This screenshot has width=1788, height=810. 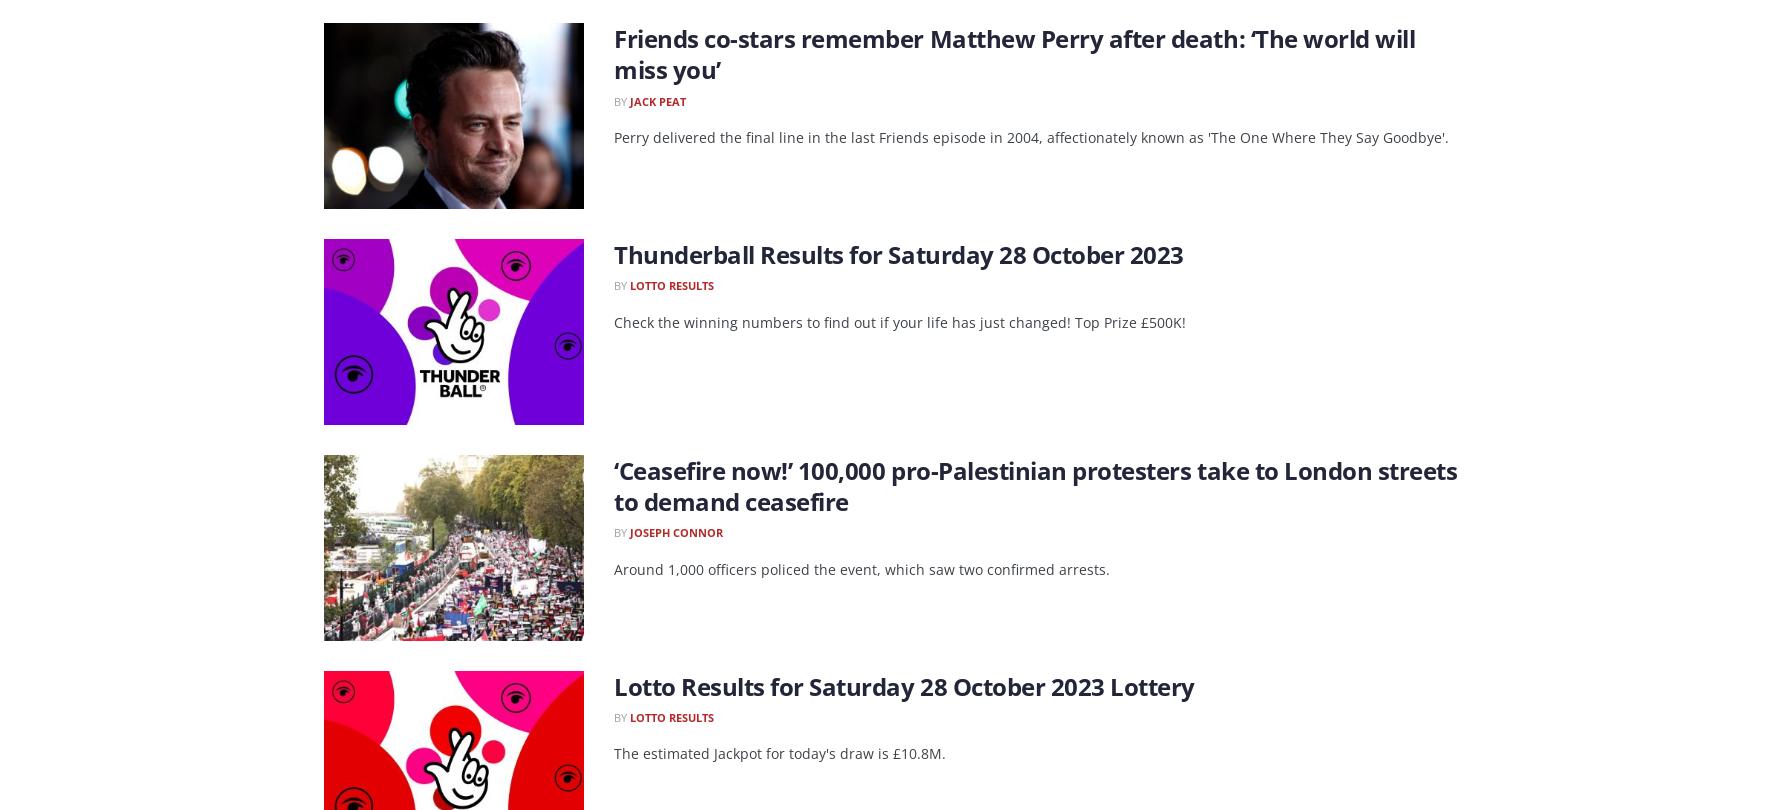 I want to click on 'Check the winning numbers to find out if your life has just changed! Top Prize £500K!', so click(x=900, y=320).